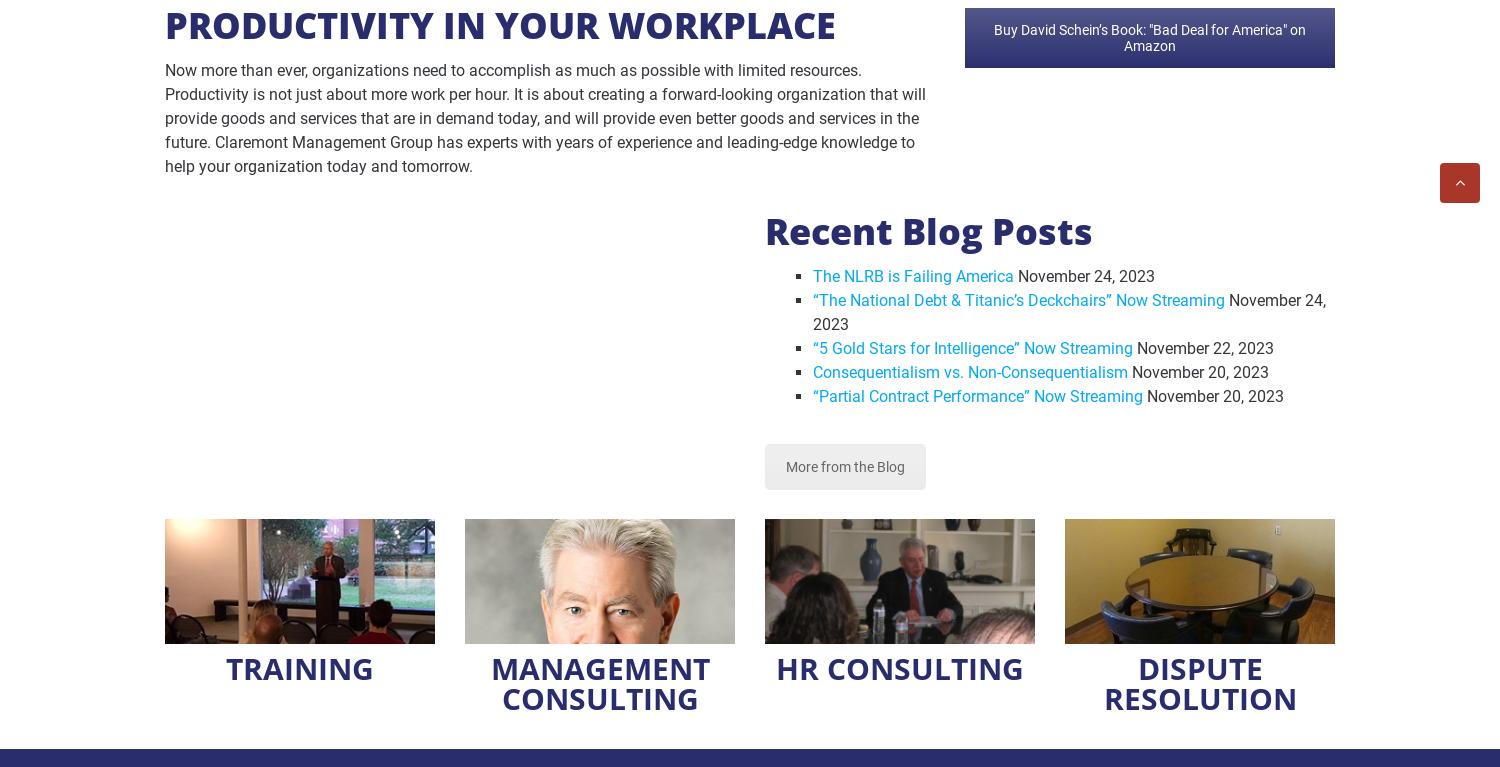 This screenshot has width=1500, height=767. Describe the element at coordinates (969, 371) in the screenshot. I see `'Consequentialism vs. Non-Consequentialism'` at that location.